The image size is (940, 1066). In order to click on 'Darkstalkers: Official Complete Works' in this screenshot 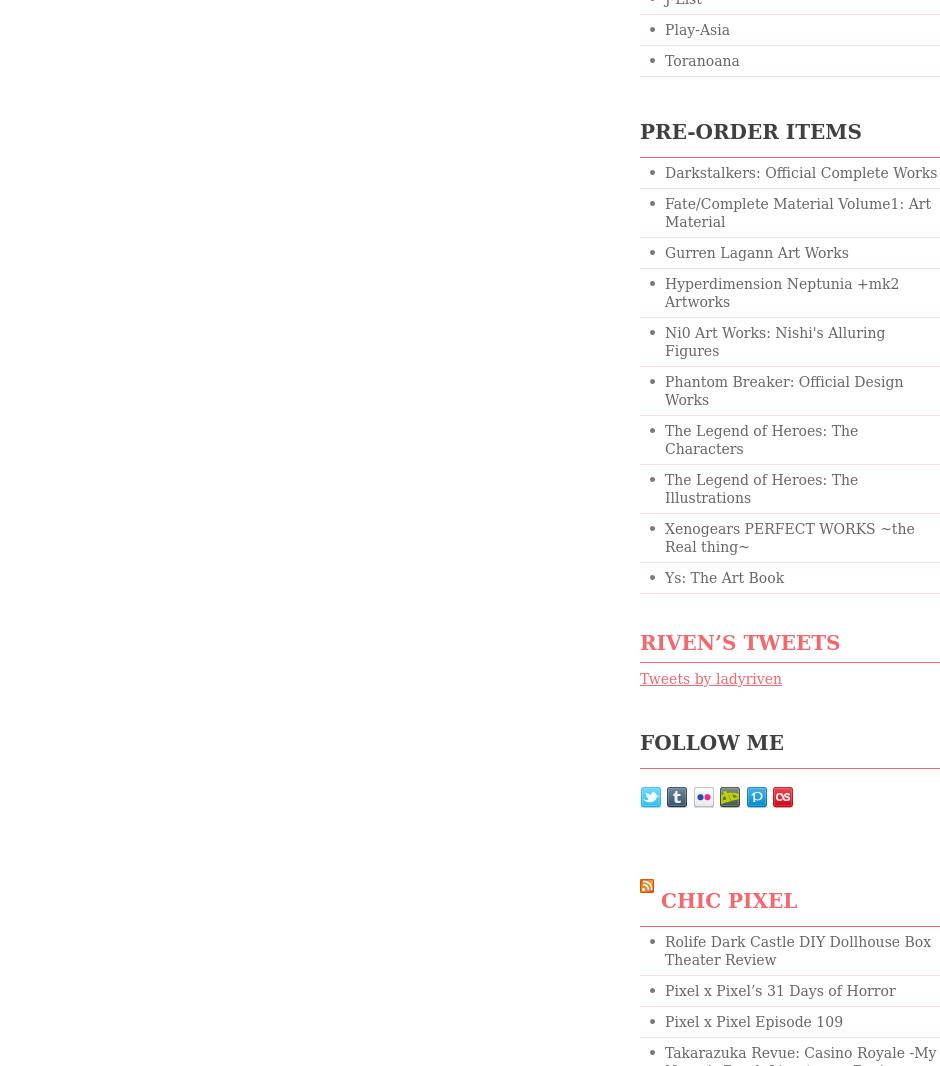, I will do `click(800, 172)`.